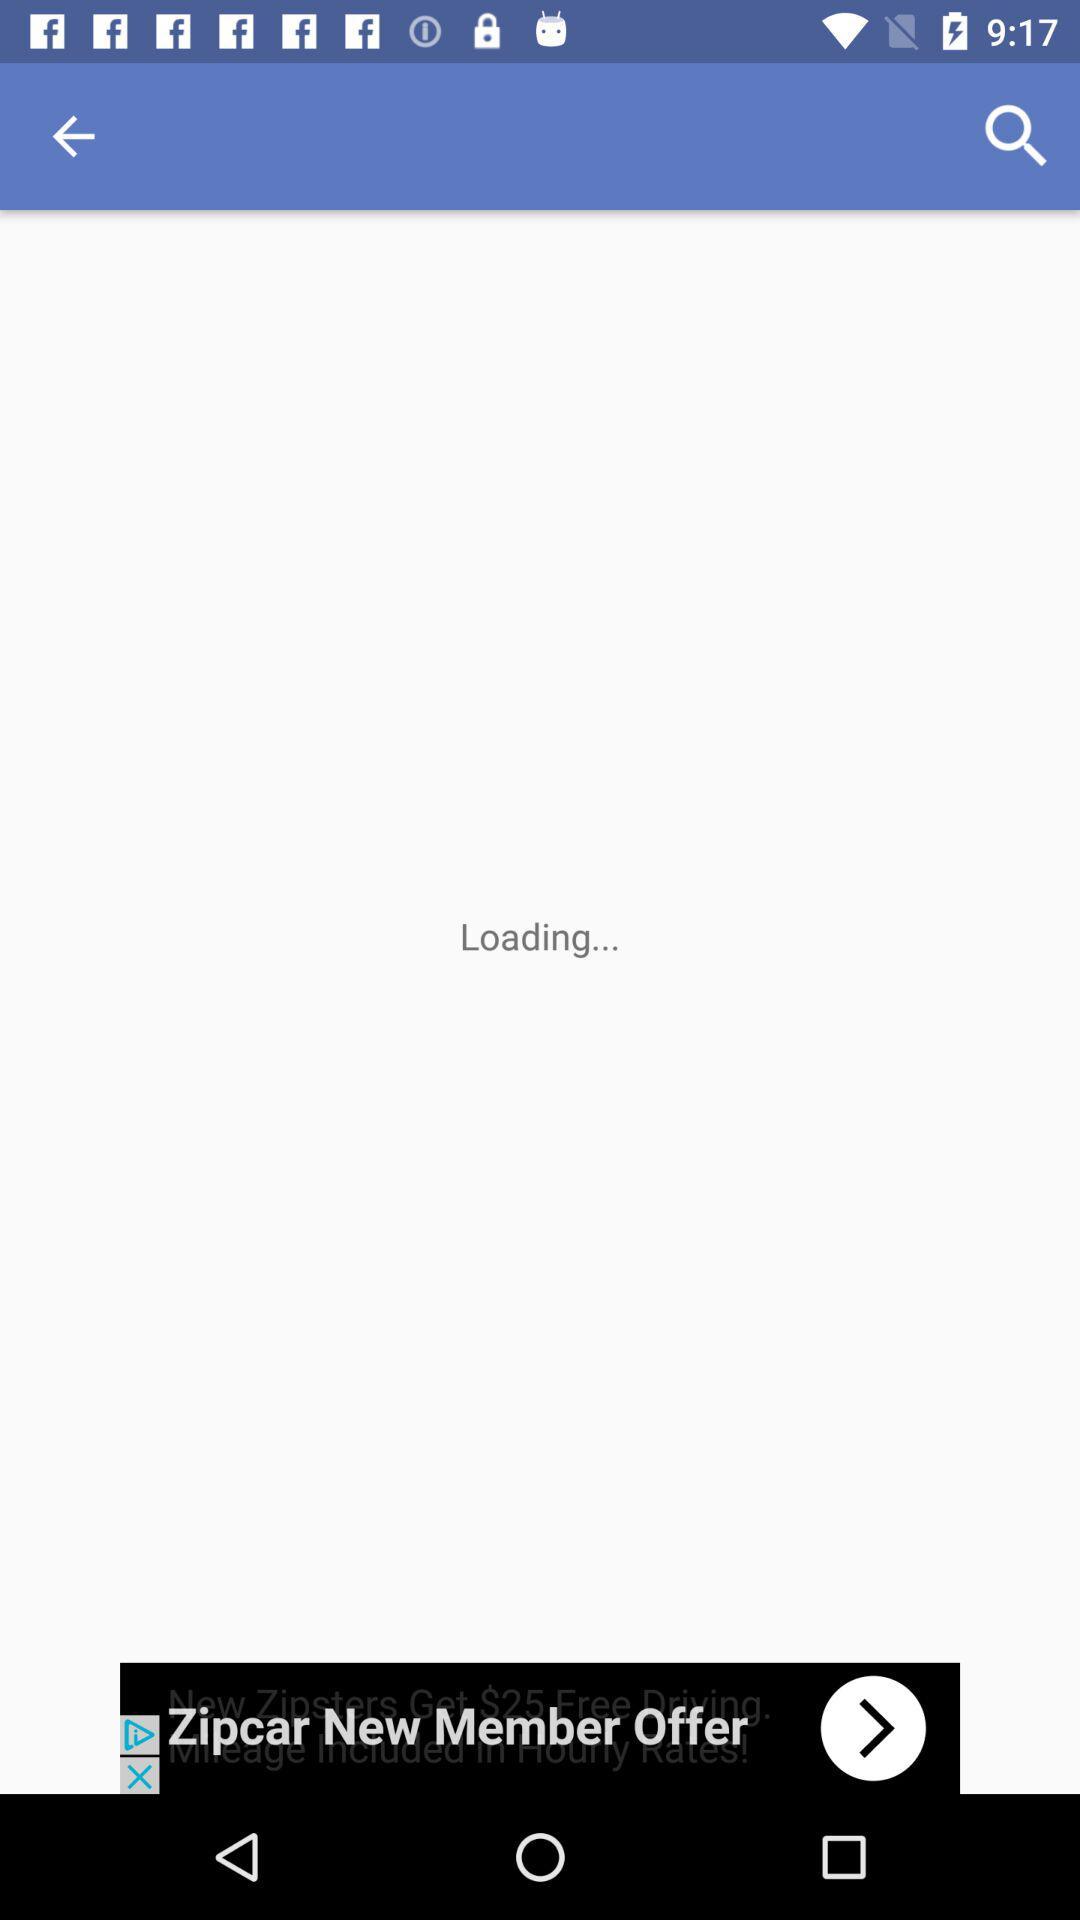 The image size is (1080, 1920). What do you see at coordinates (540, 1727) in the screenshot?
I see `go forward` at bounding box center [540, 1727].